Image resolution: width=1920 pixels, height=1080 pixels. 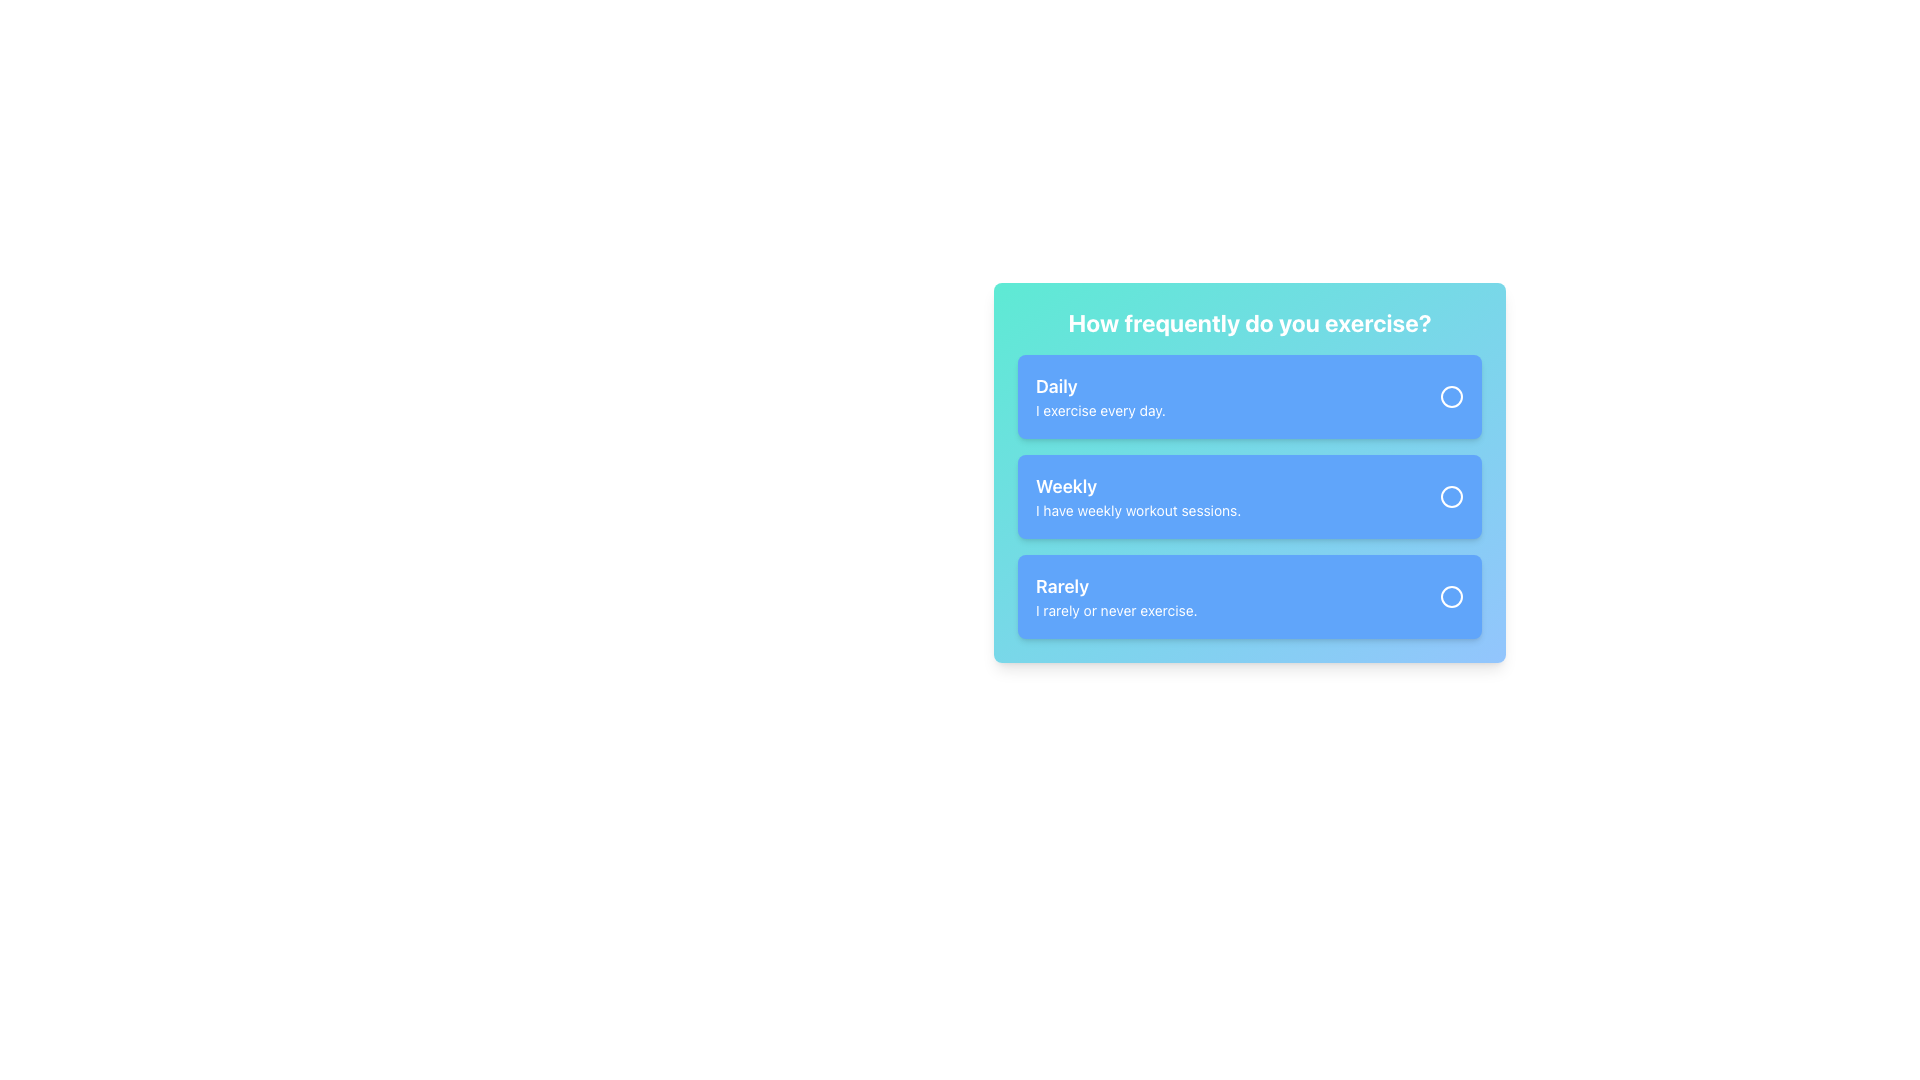 What do you see at coordinates (1115, 609) in the screenshot?
I see `the descriptive text element that elaborates on the 'Rarely' option in the survey interface, located below the title 'Rarely' within the third option of the vertical list` at bounding box center [1115, 609].